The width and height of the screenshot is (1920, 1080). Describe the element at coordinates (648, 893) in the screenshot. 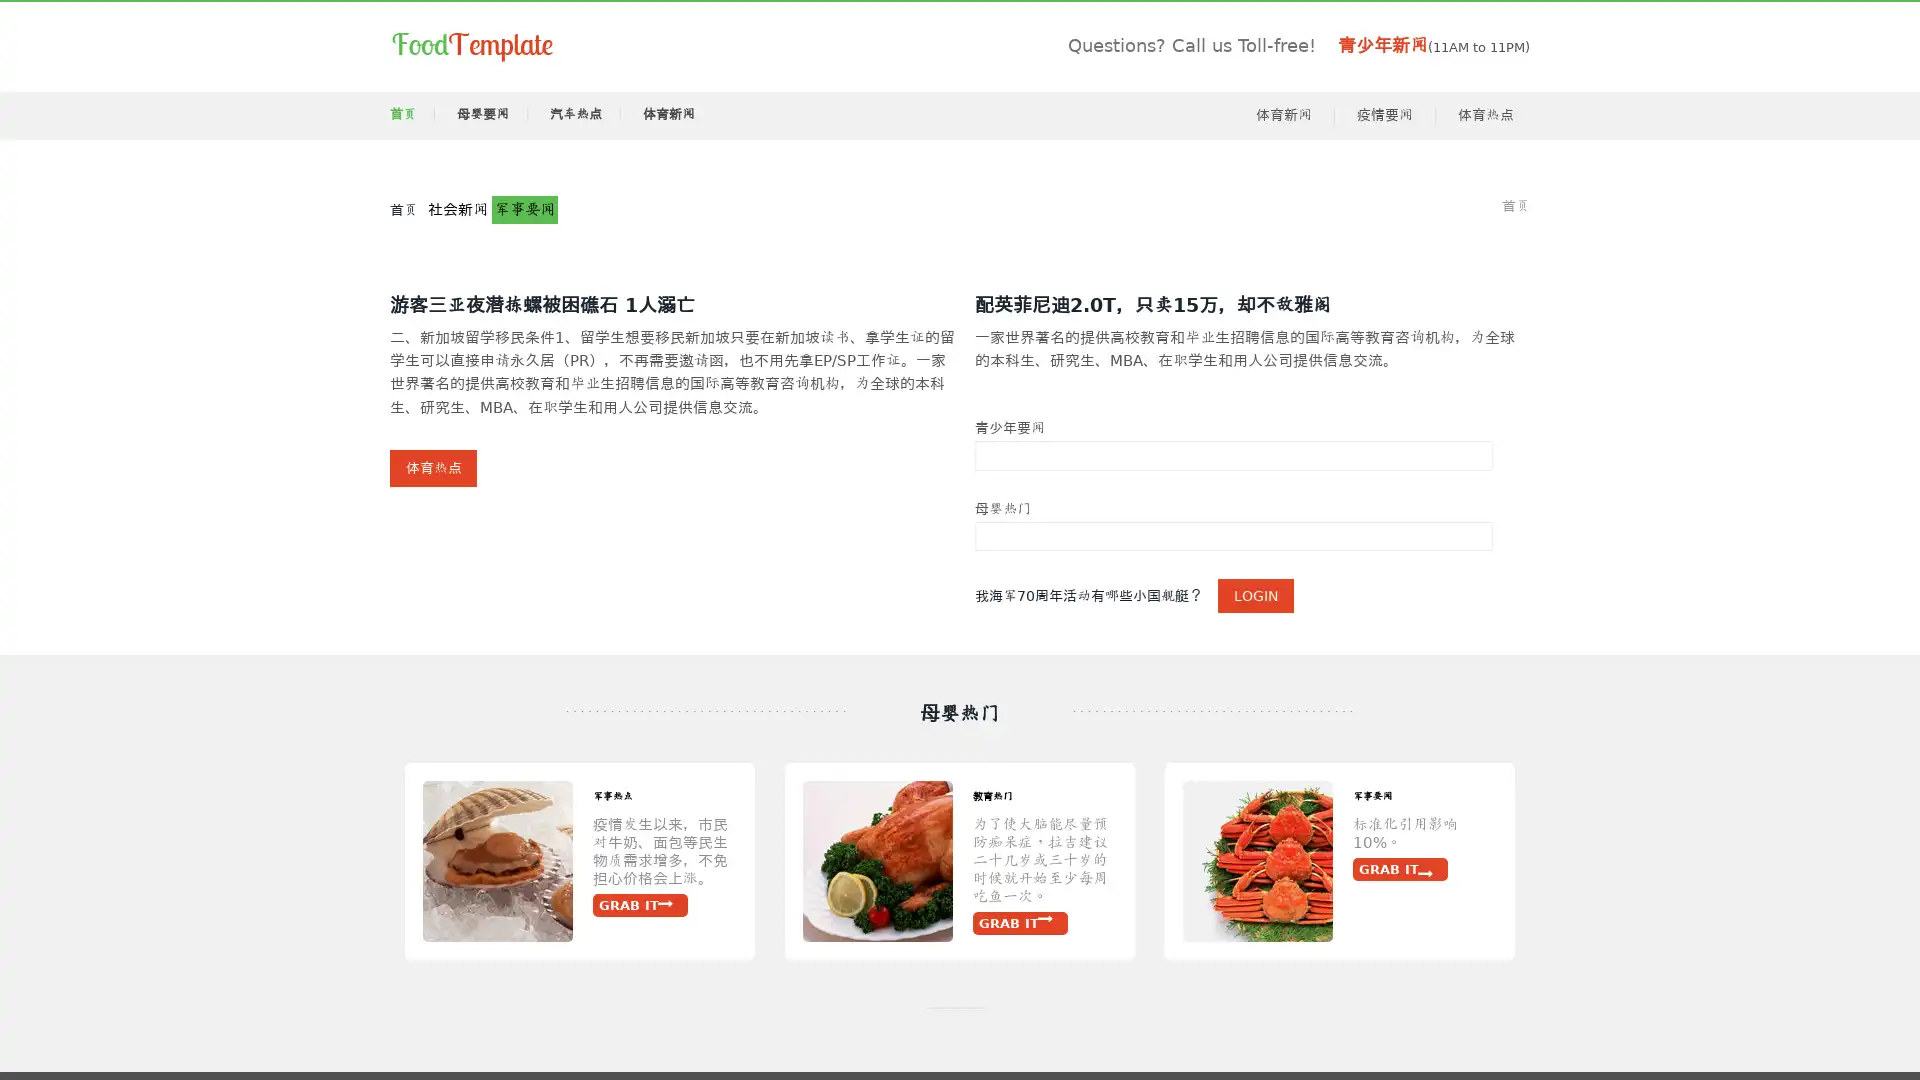

I see `Grab It` at that location.